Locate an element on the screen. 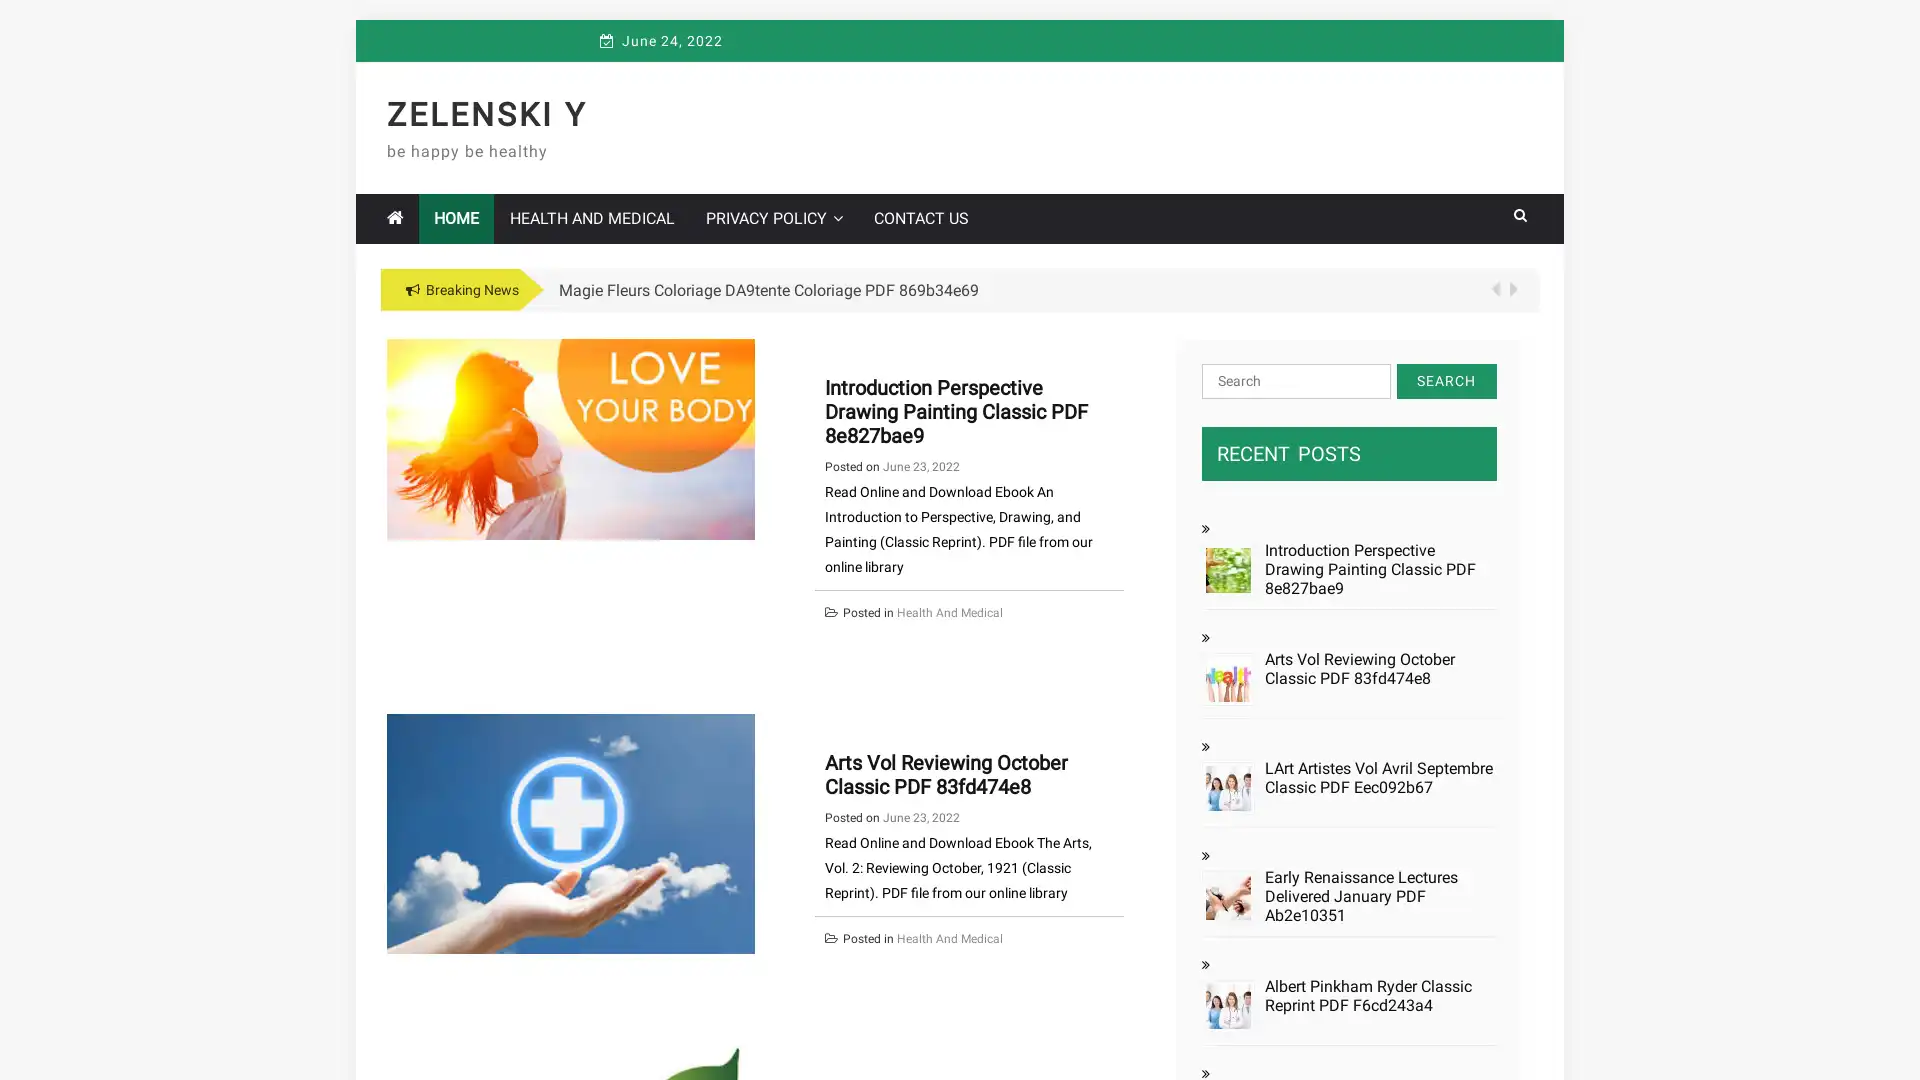 This screenshot has height=1080, width=1920. Search is located at coordinates (1445, 380).